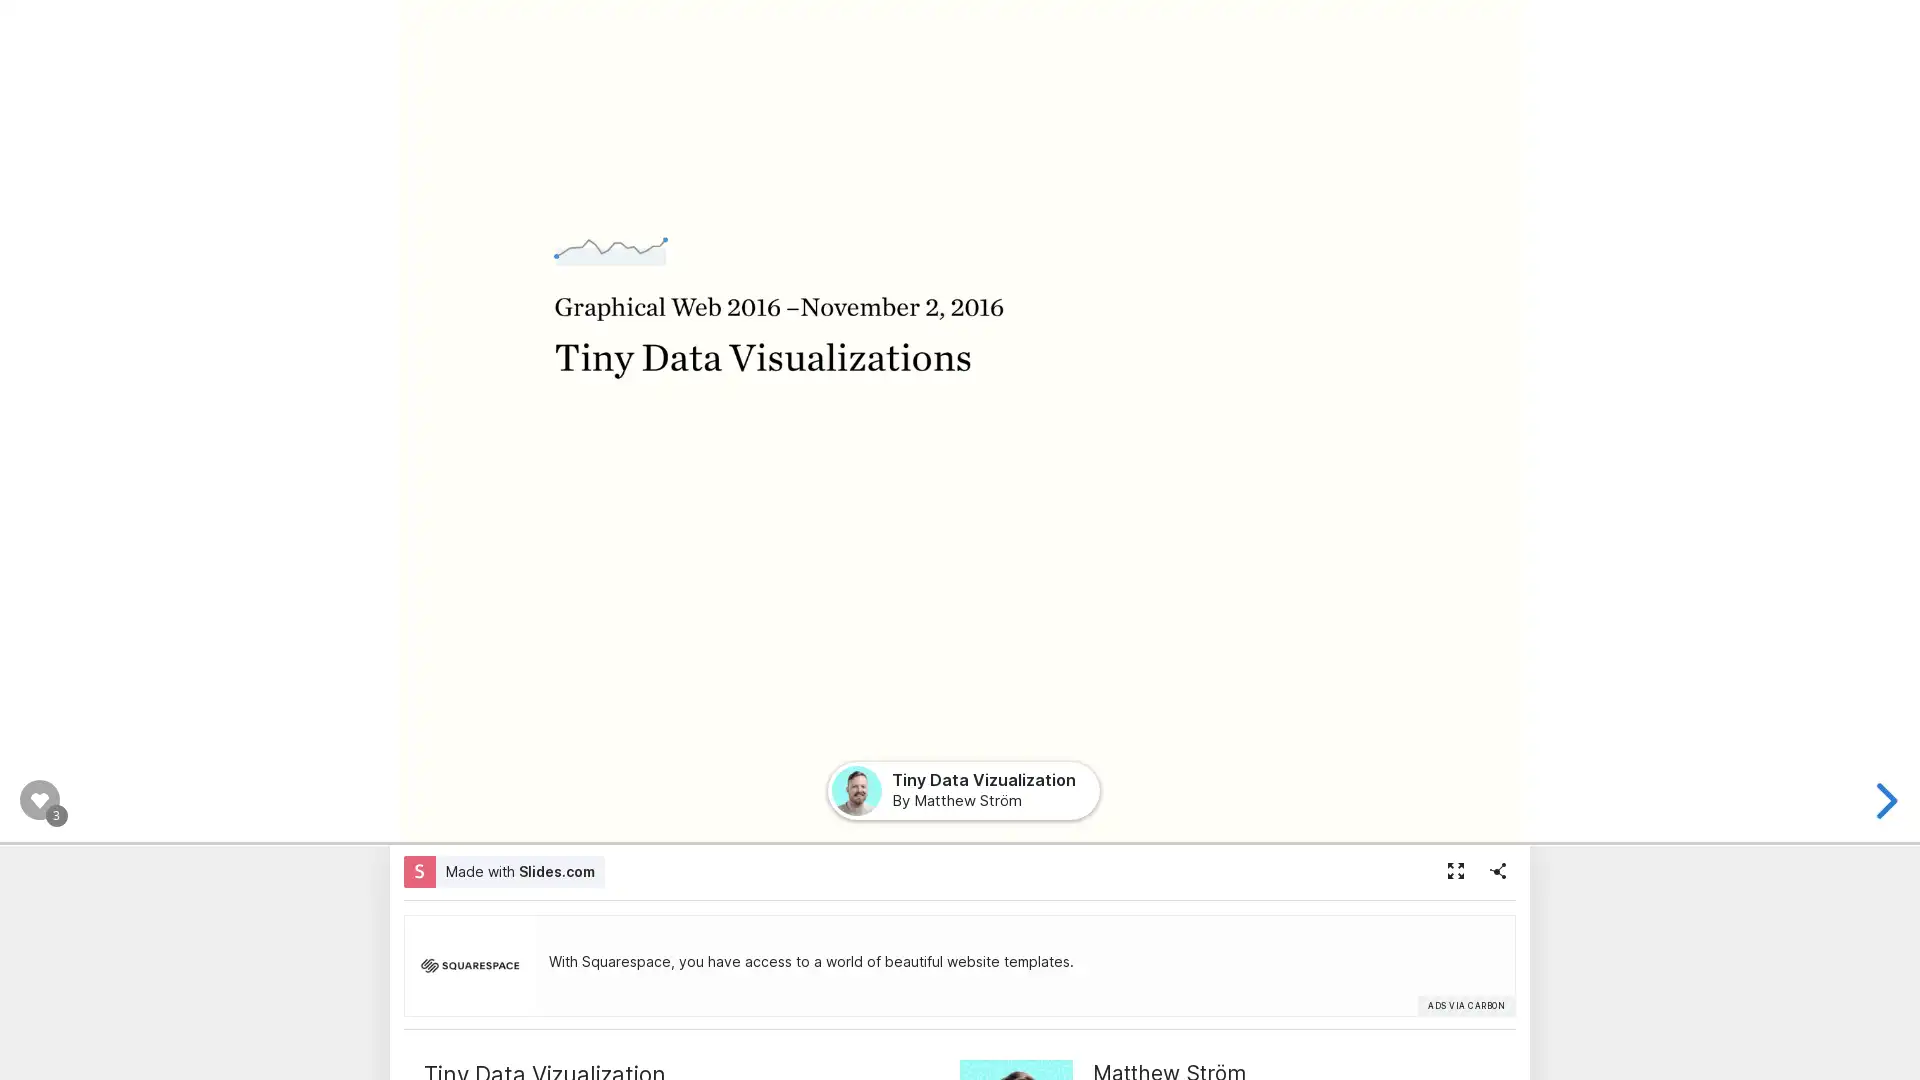 This screenshot has height=1080, width=1920. Describe the element at coordinates (1884, 800) in the screenshot. I see `next slide` at that location.